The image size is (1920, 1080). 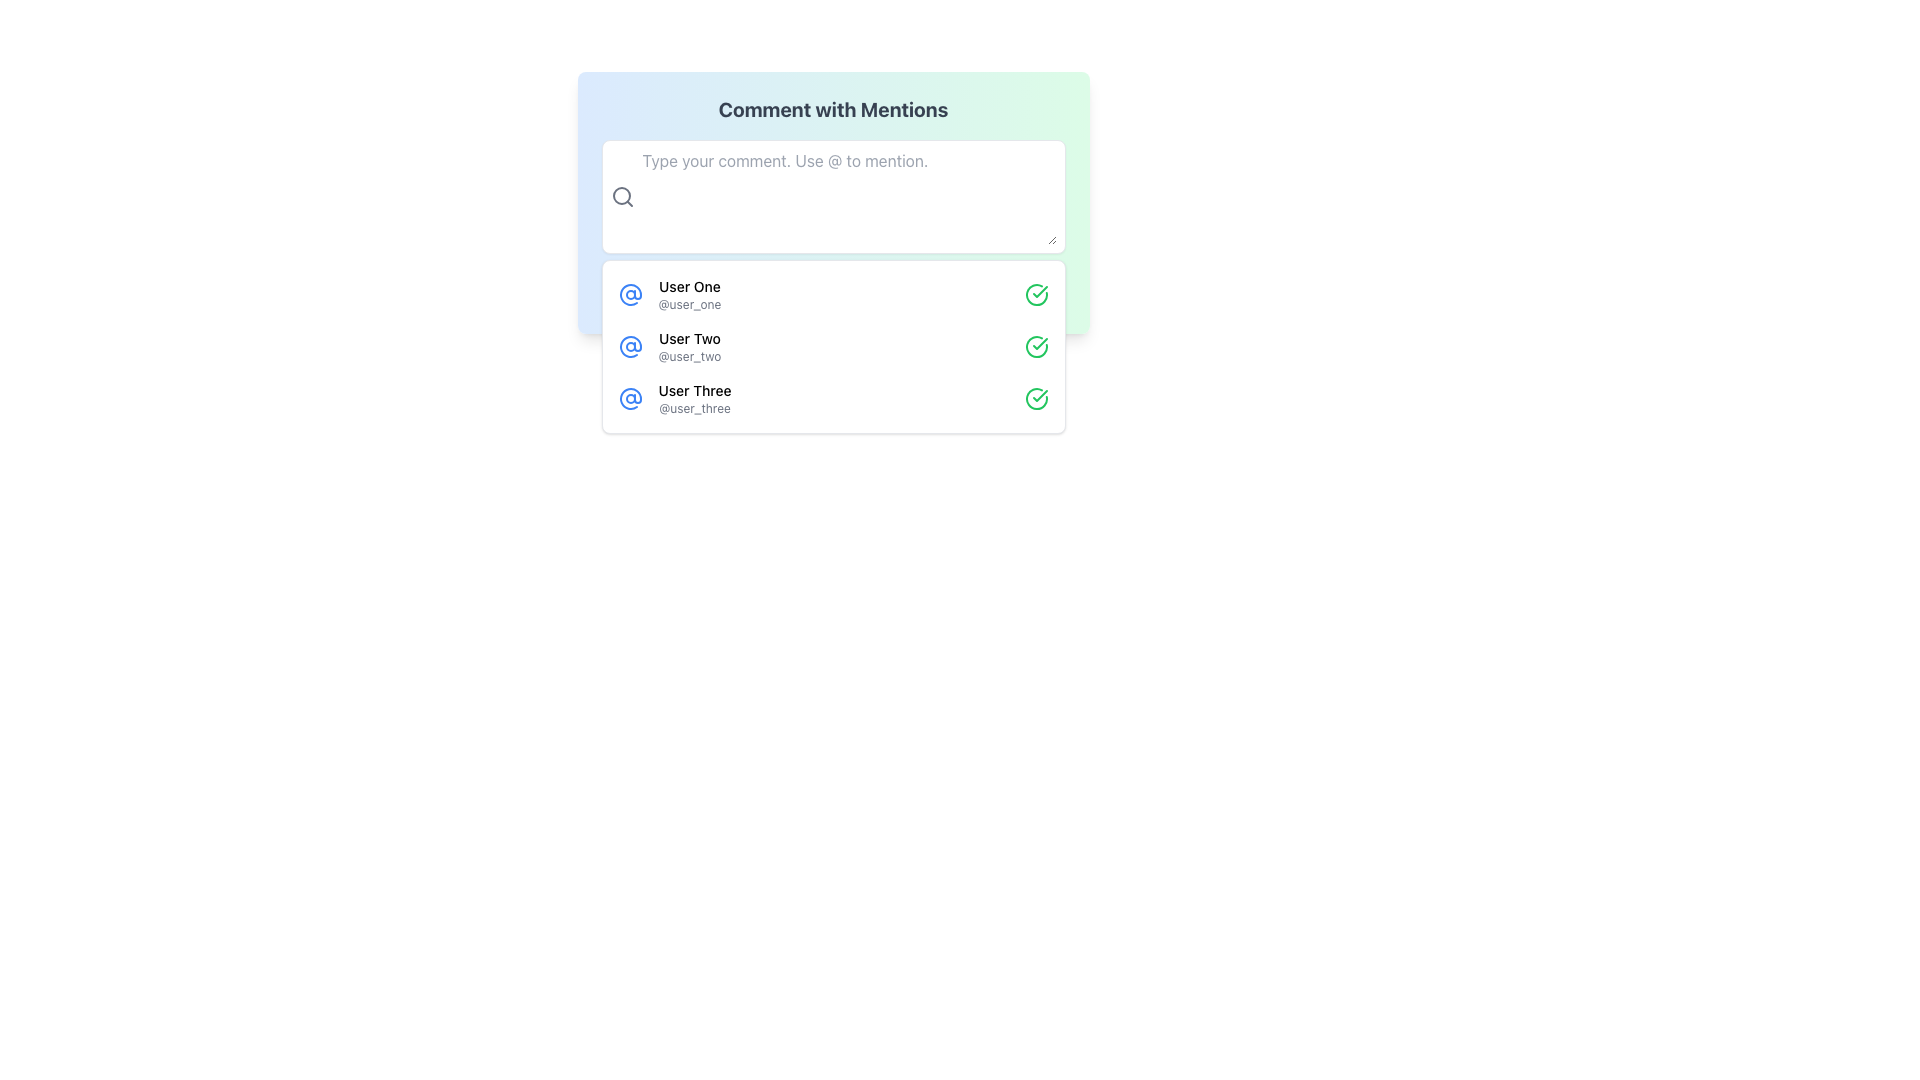 I want to click on the user mention icon within the 'Comment with Mentions' input area, which is the second graphical icon aligned with the '@' symbol, so click(x=629, y=294).